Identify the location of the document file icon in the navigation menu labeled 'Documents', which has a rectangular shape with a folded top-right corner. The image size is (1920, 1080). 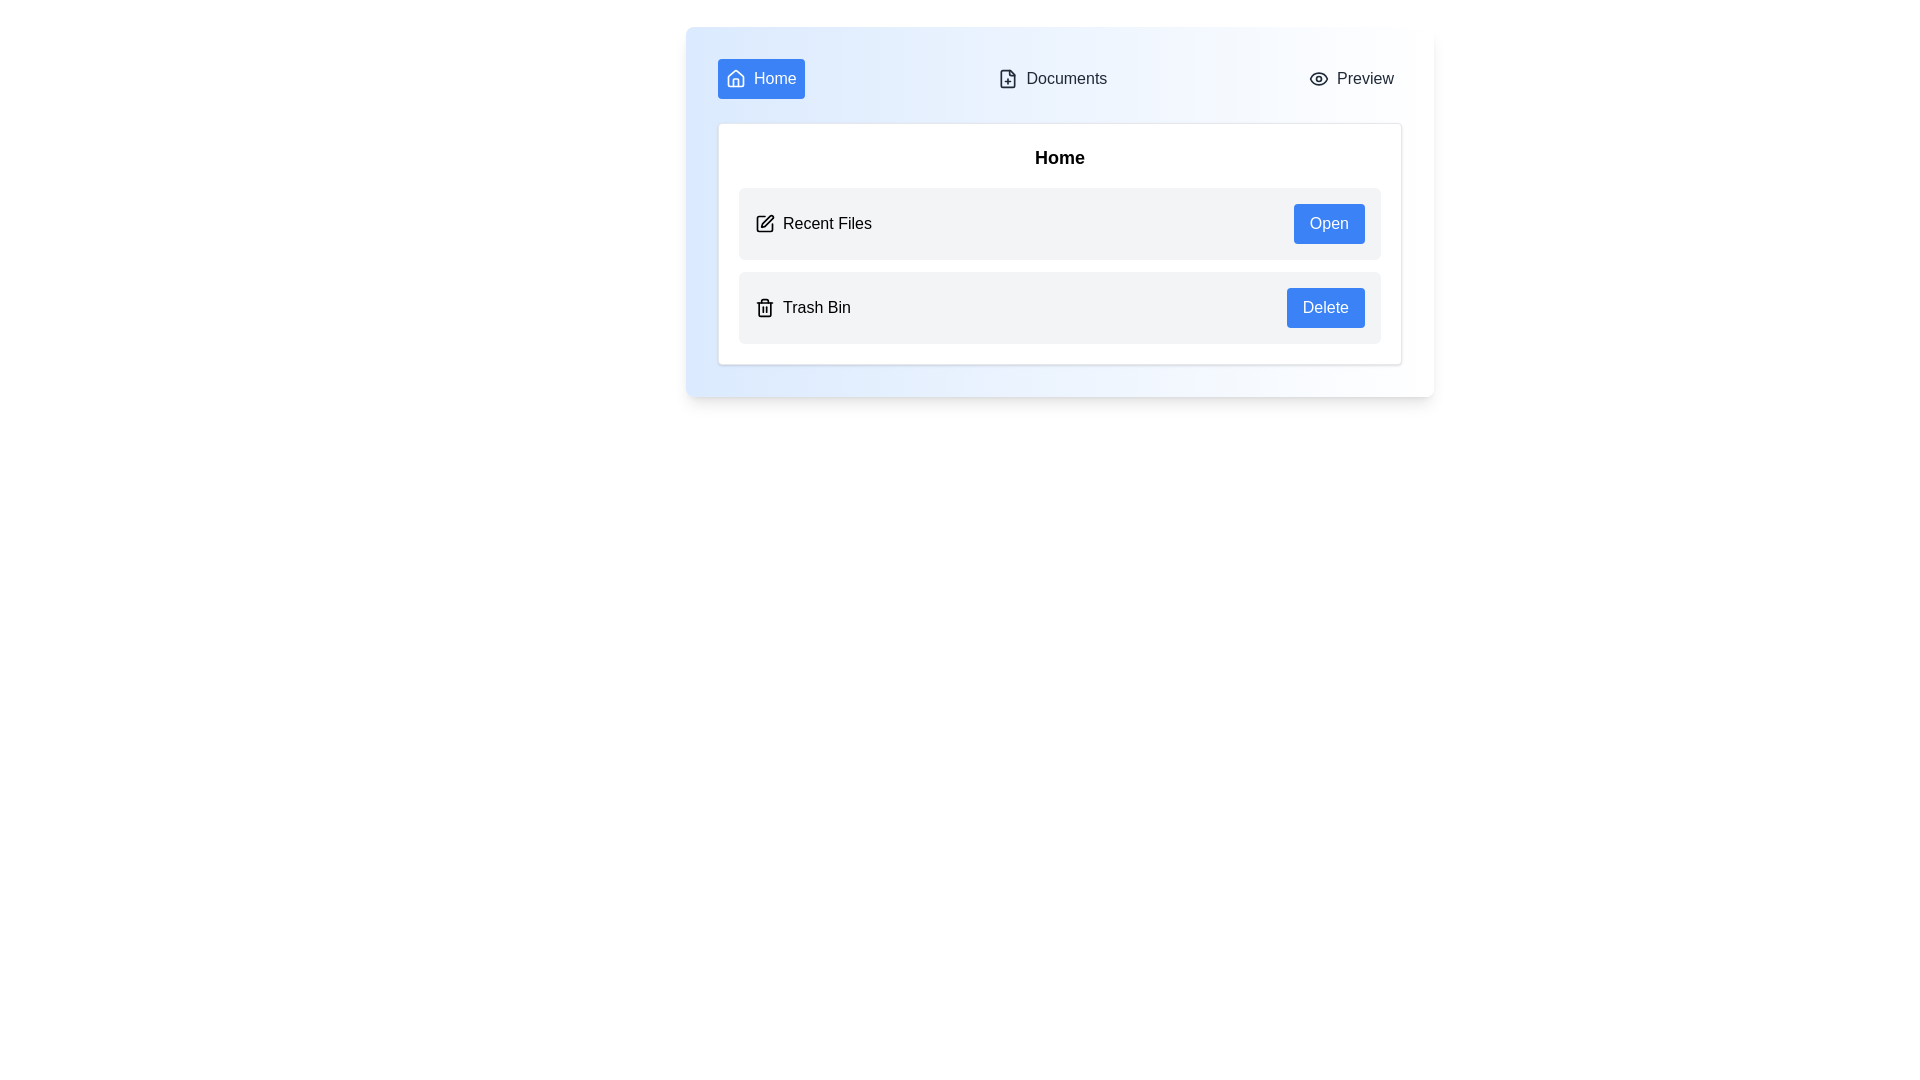
(1008, 77).